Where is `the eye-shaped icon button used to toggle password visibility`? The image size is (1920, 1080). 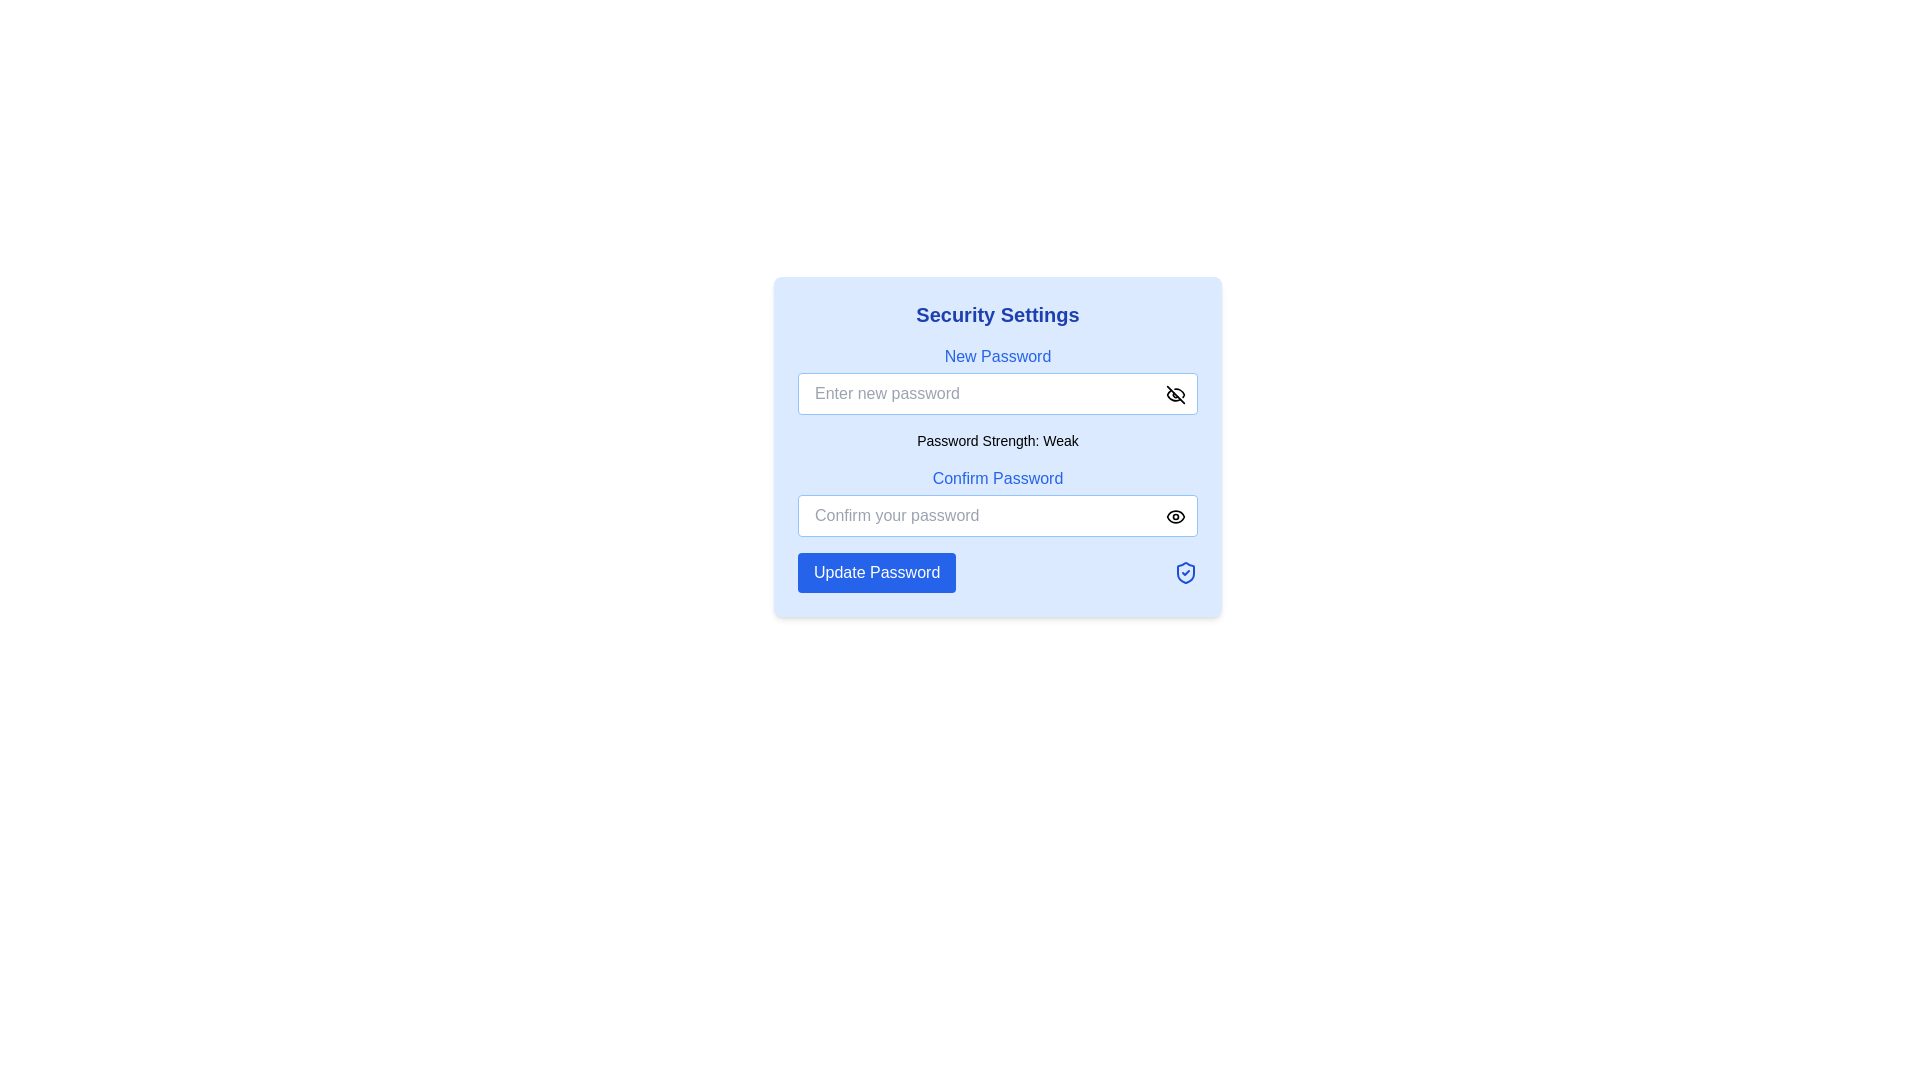 the eye-shaped icon button used to toggle password visibility is located at coordinates (1176, 515).